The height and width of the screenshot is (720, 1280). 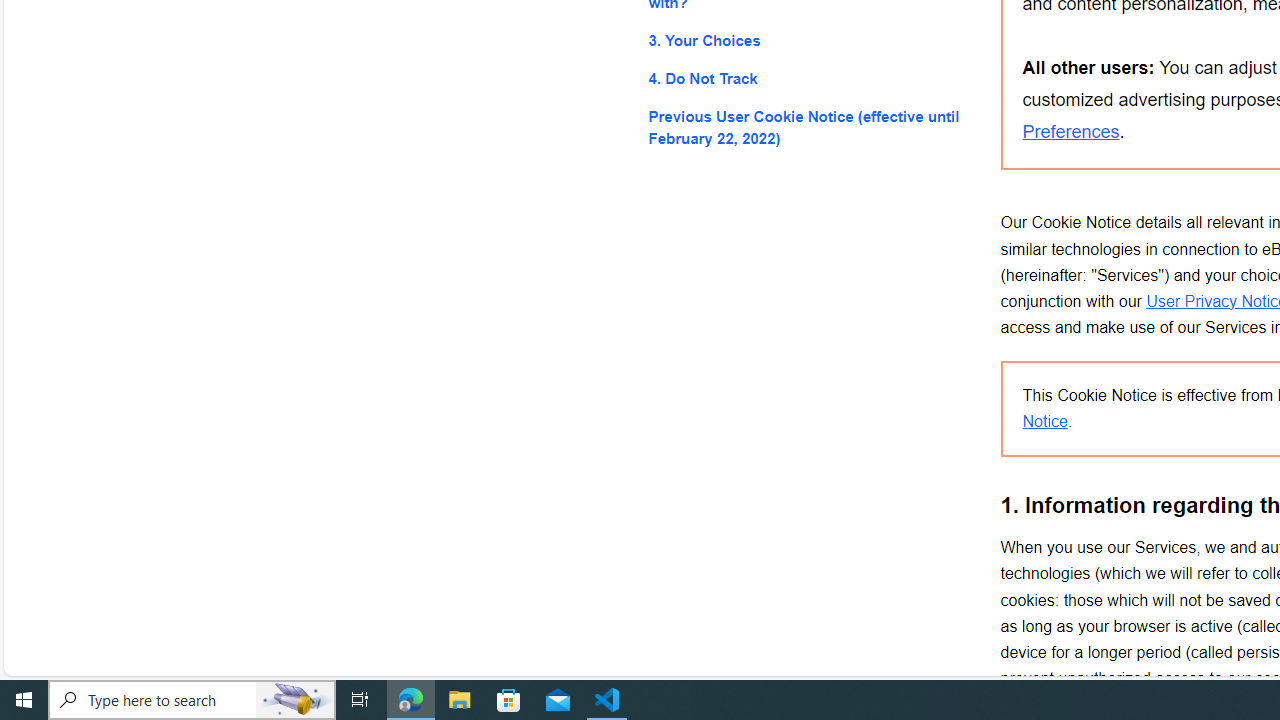 What do you see at coordinates (808, 77) in the screenshot?
I see `'4. Do Not Track'` at bounding box center [808, 77].